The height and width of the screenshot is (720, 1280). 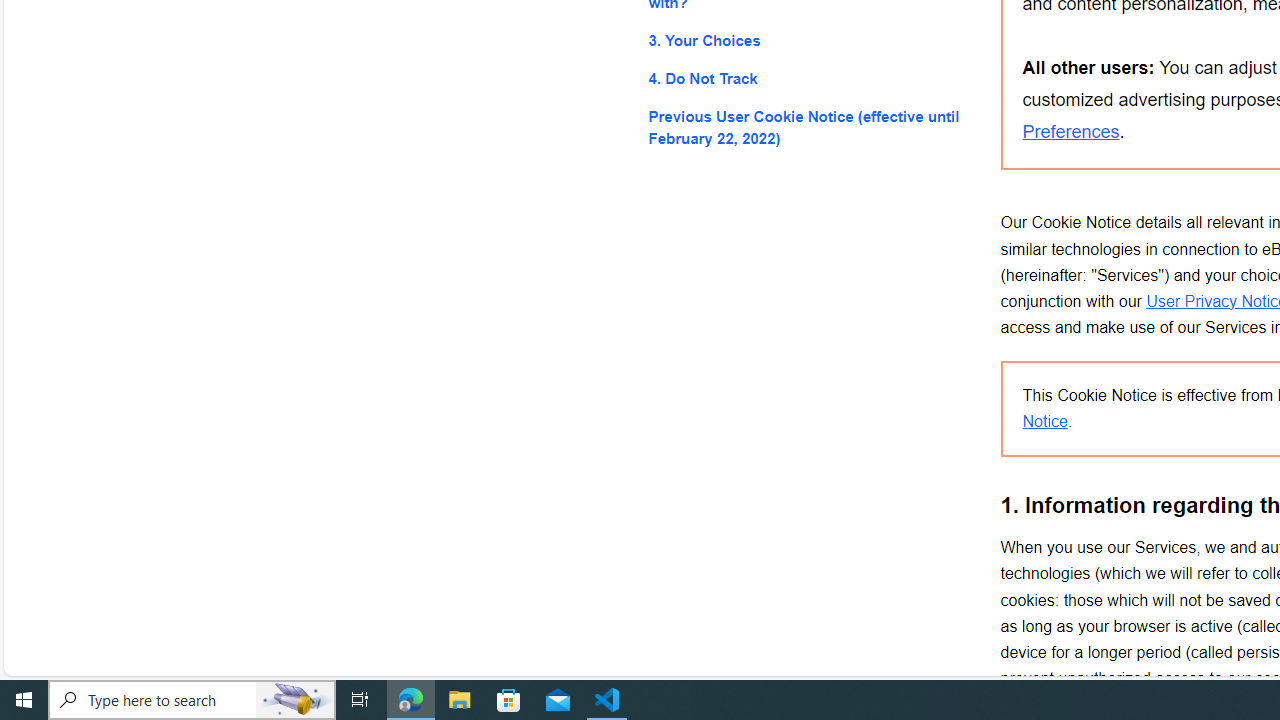 What do you see at coordinates (808, 77) in the screenshot?
I see `'4. Do Not Track'` at bounding box center [808, 77].